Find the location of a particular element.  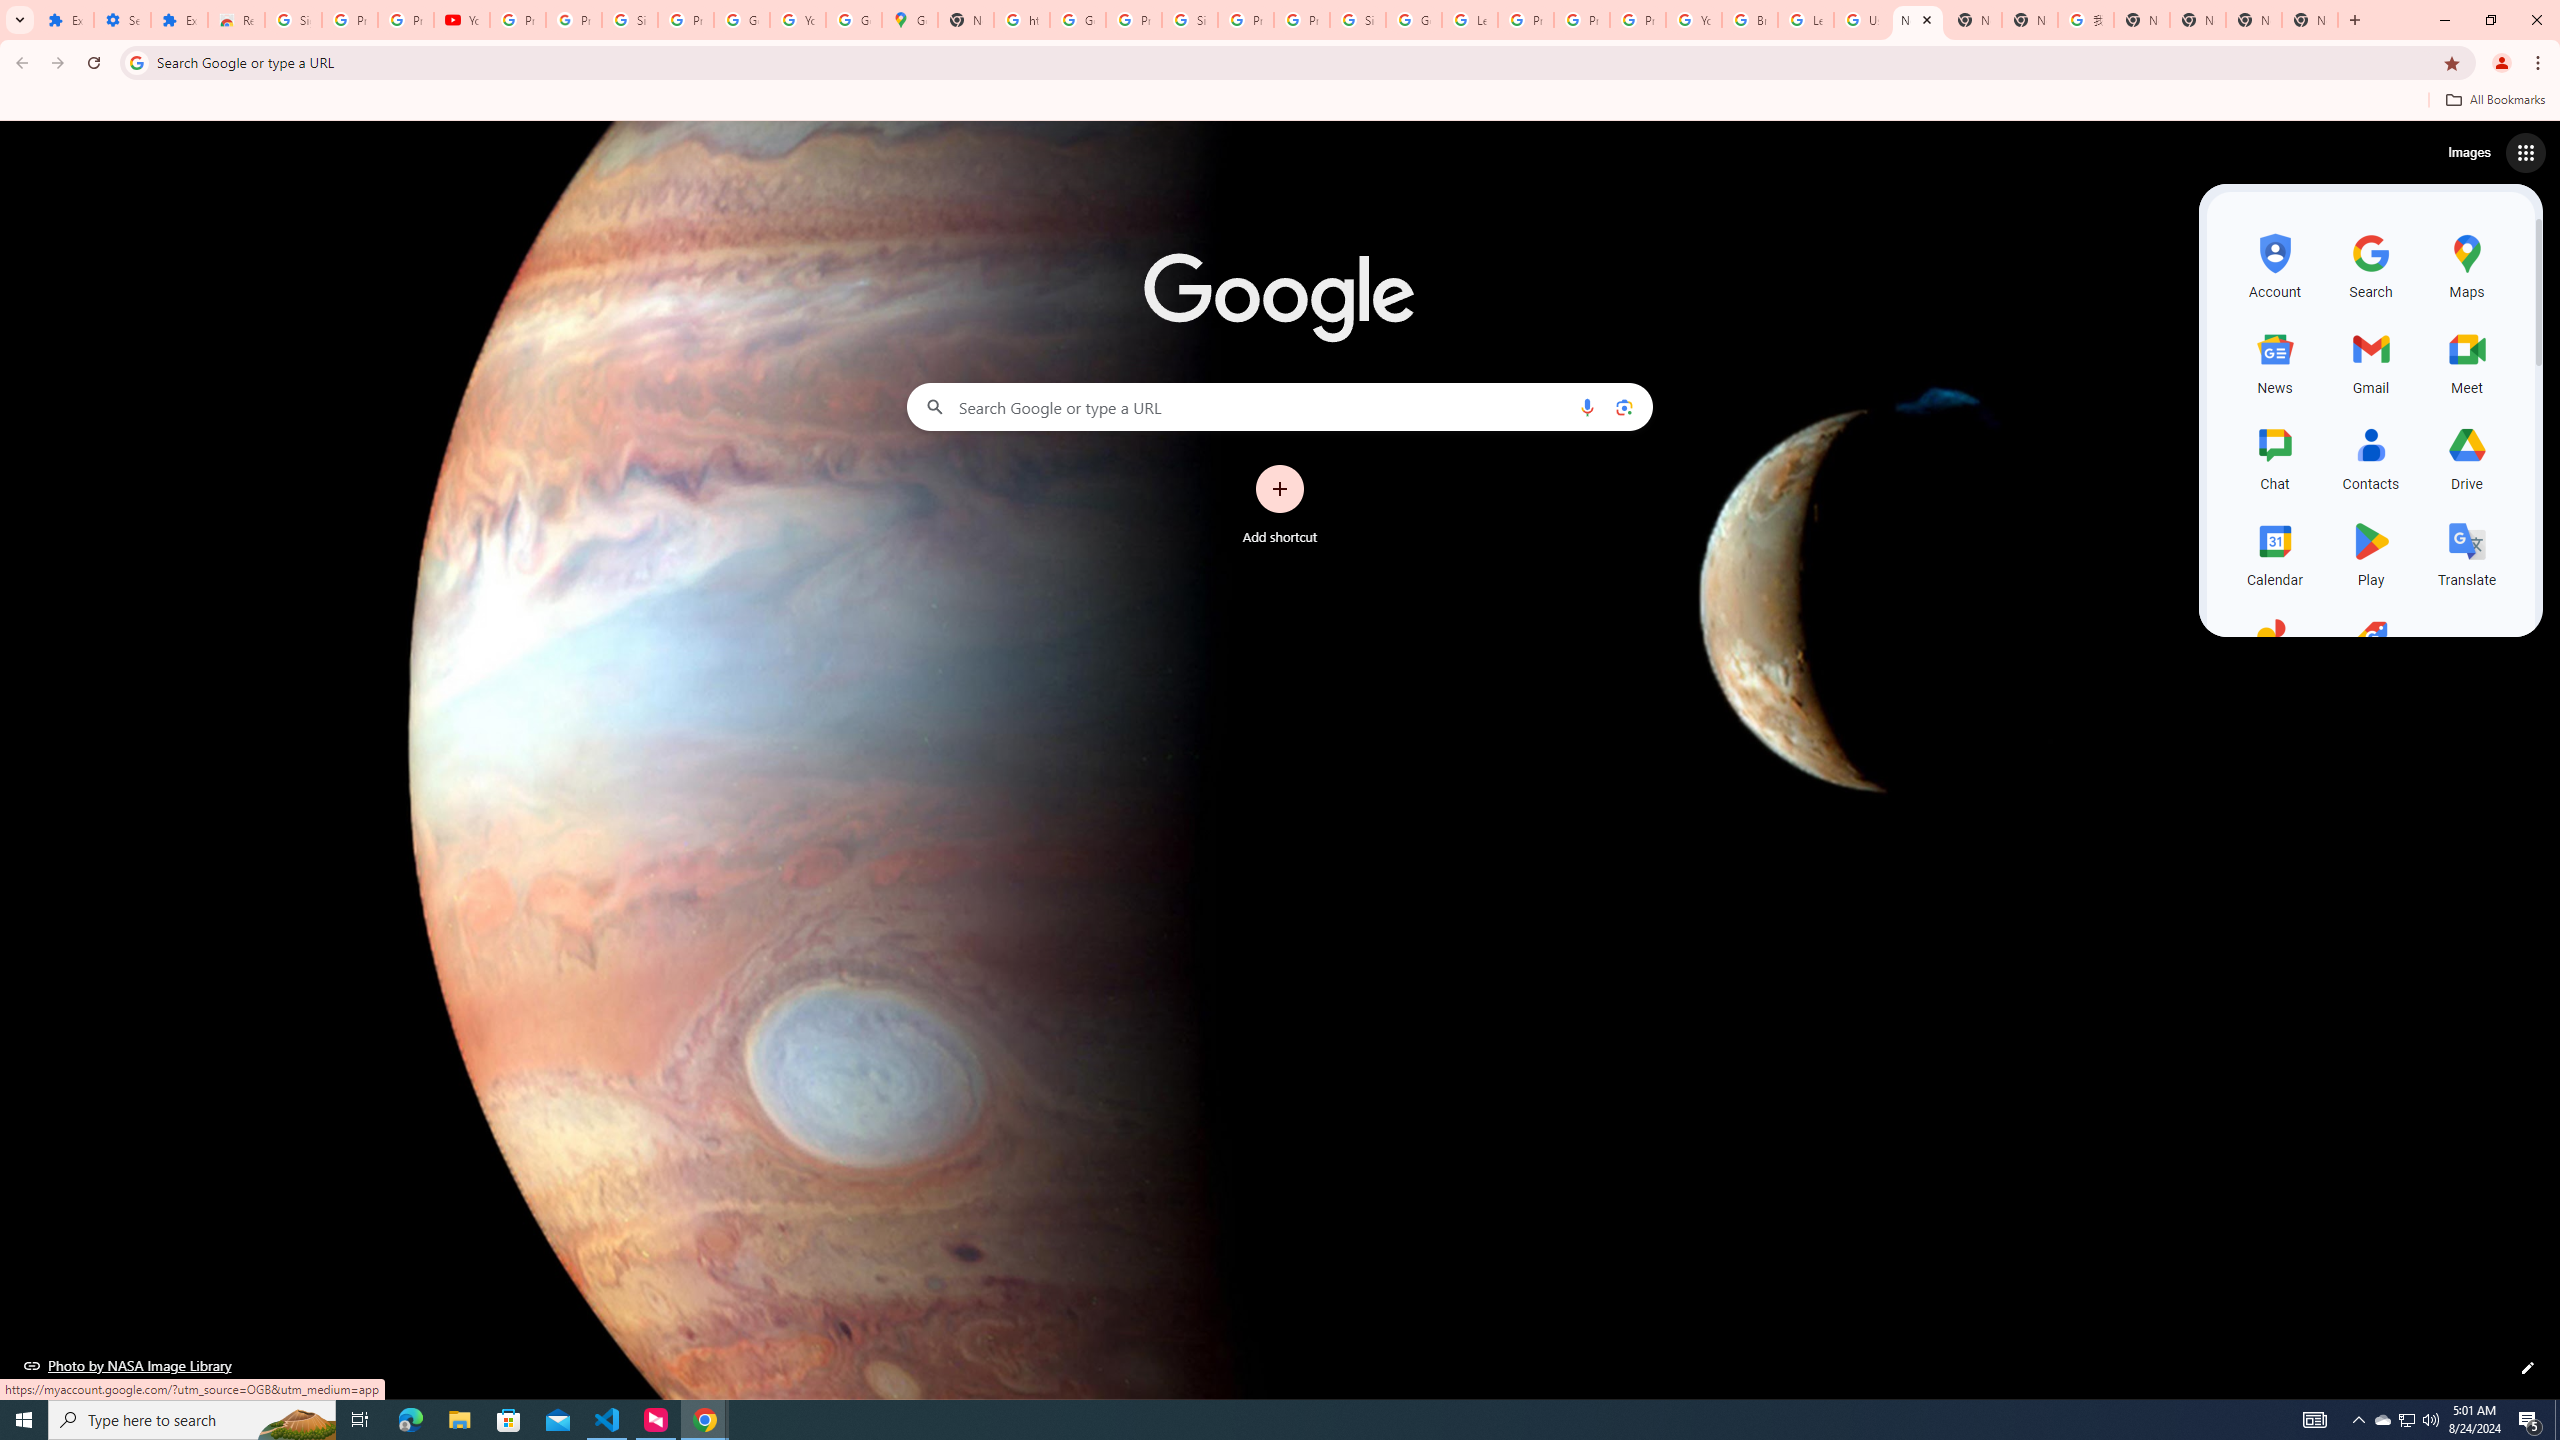

'News, row 2 of 5 and column 1 of 3 in the first section' is located at coordinates (2274, 360).